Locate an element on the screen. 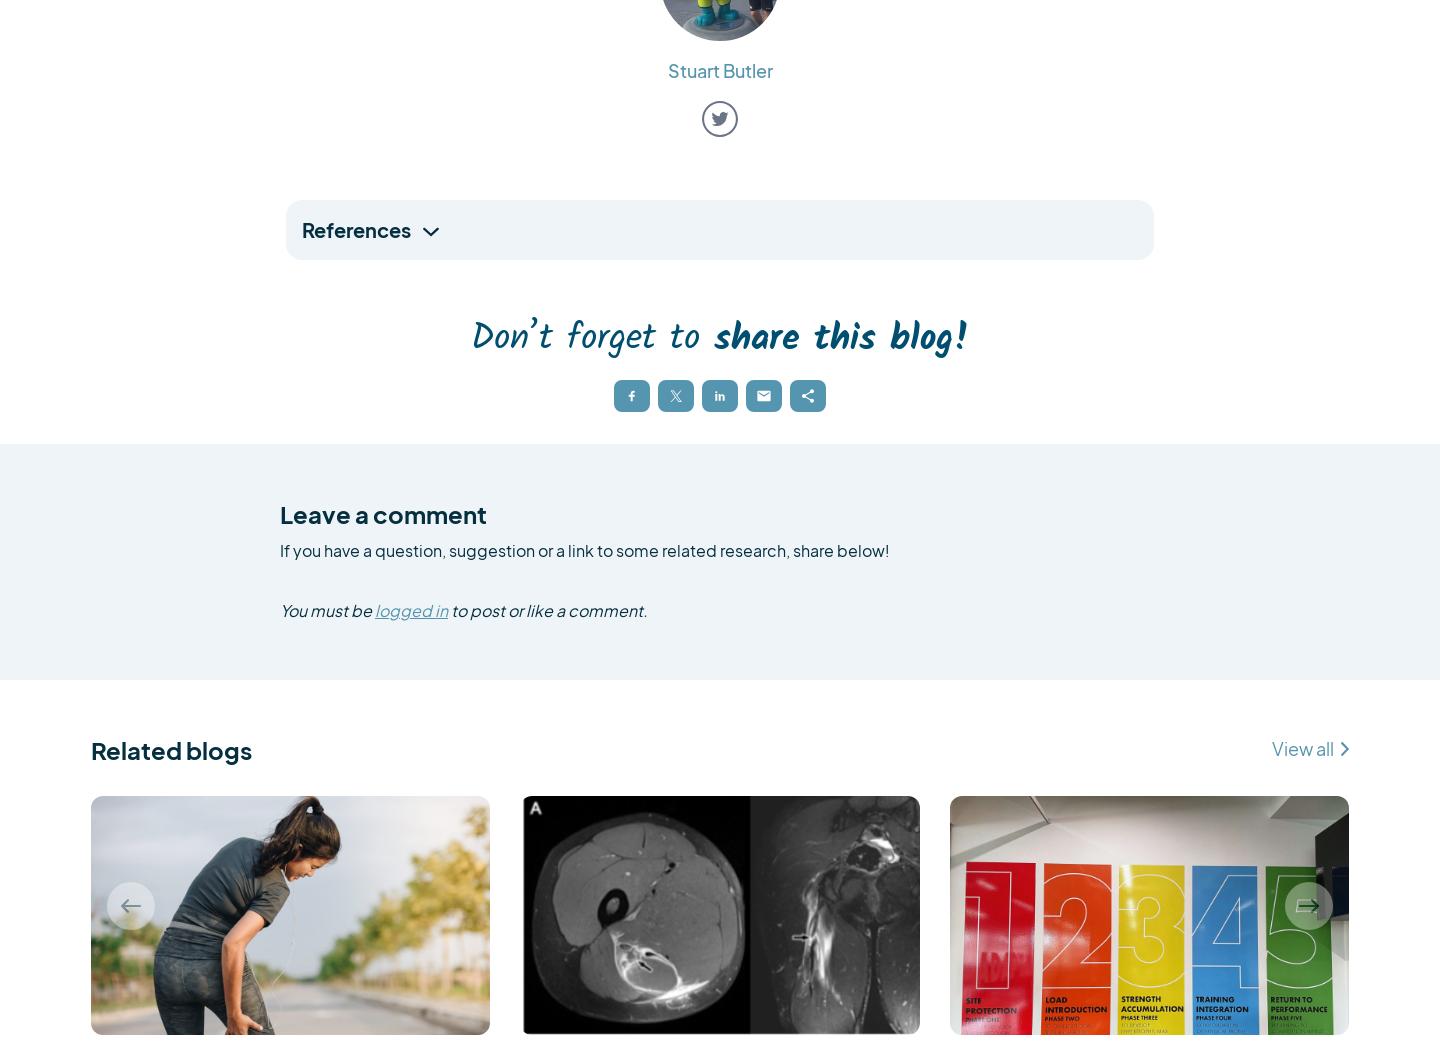 Image resolution: width=1440 pixels, height=1054 pixels. 'View all' is located at coordinates (1303, 748).